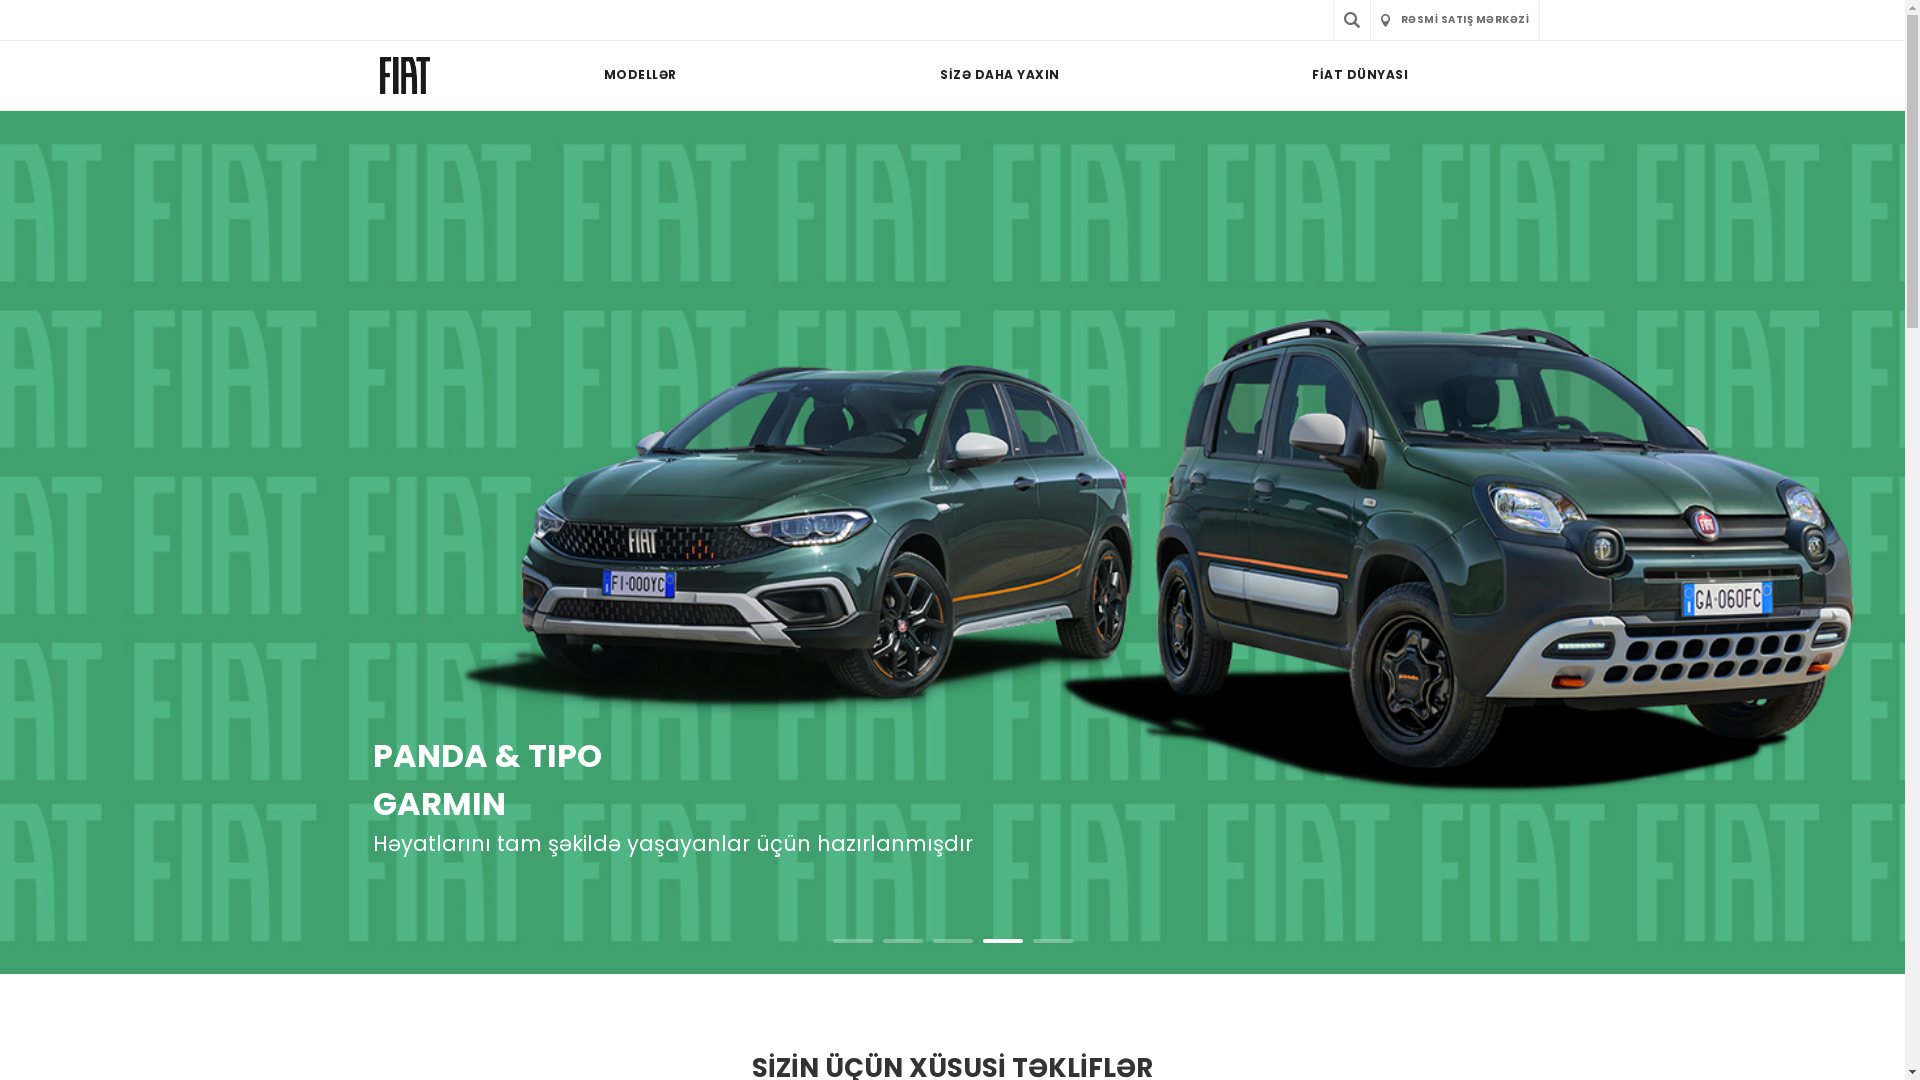  I want to click on '4', so click(1002, 942).